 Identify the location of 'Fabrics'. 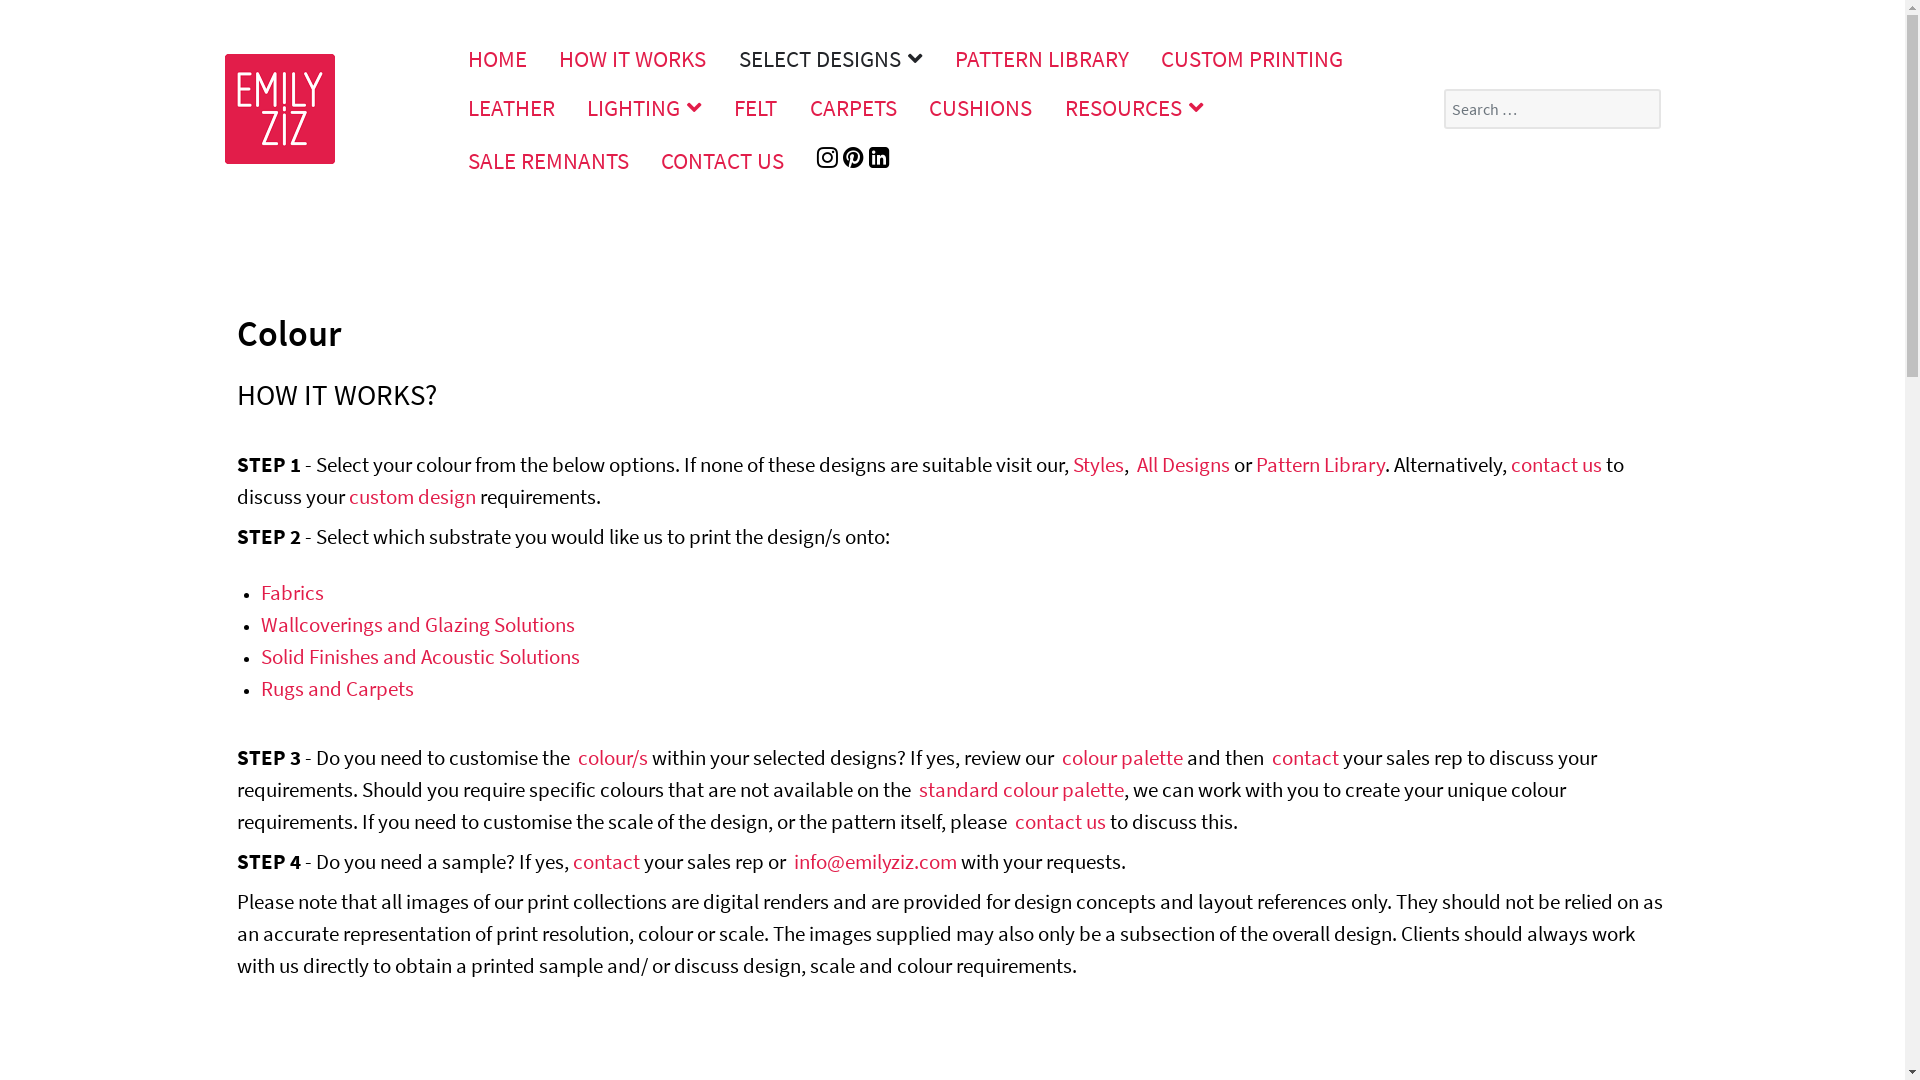
(290, 591).